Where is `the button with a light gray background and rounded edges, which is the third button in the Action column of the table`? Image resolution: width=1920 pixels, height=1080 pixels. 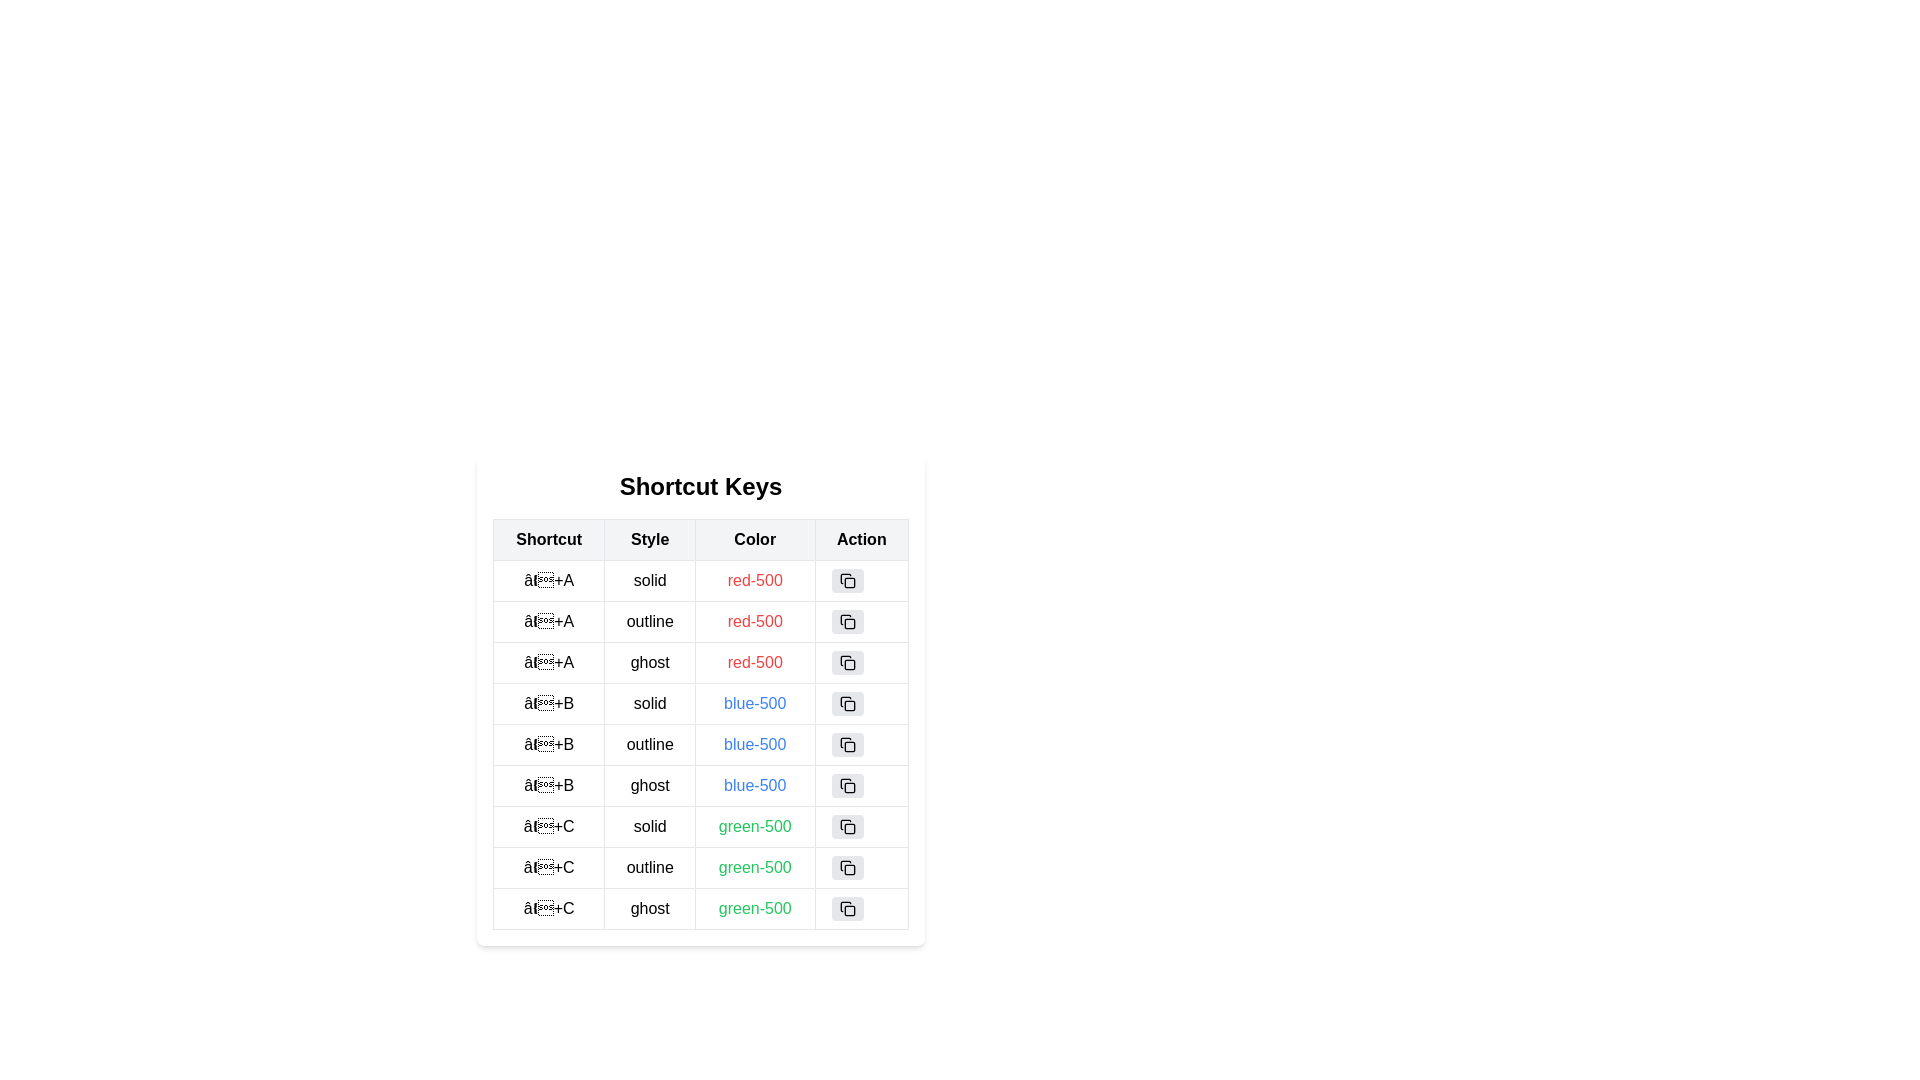
the button with a light gray background and rounded edges, which is the third button in the Action column of the table is located at coordinates (847, 663).